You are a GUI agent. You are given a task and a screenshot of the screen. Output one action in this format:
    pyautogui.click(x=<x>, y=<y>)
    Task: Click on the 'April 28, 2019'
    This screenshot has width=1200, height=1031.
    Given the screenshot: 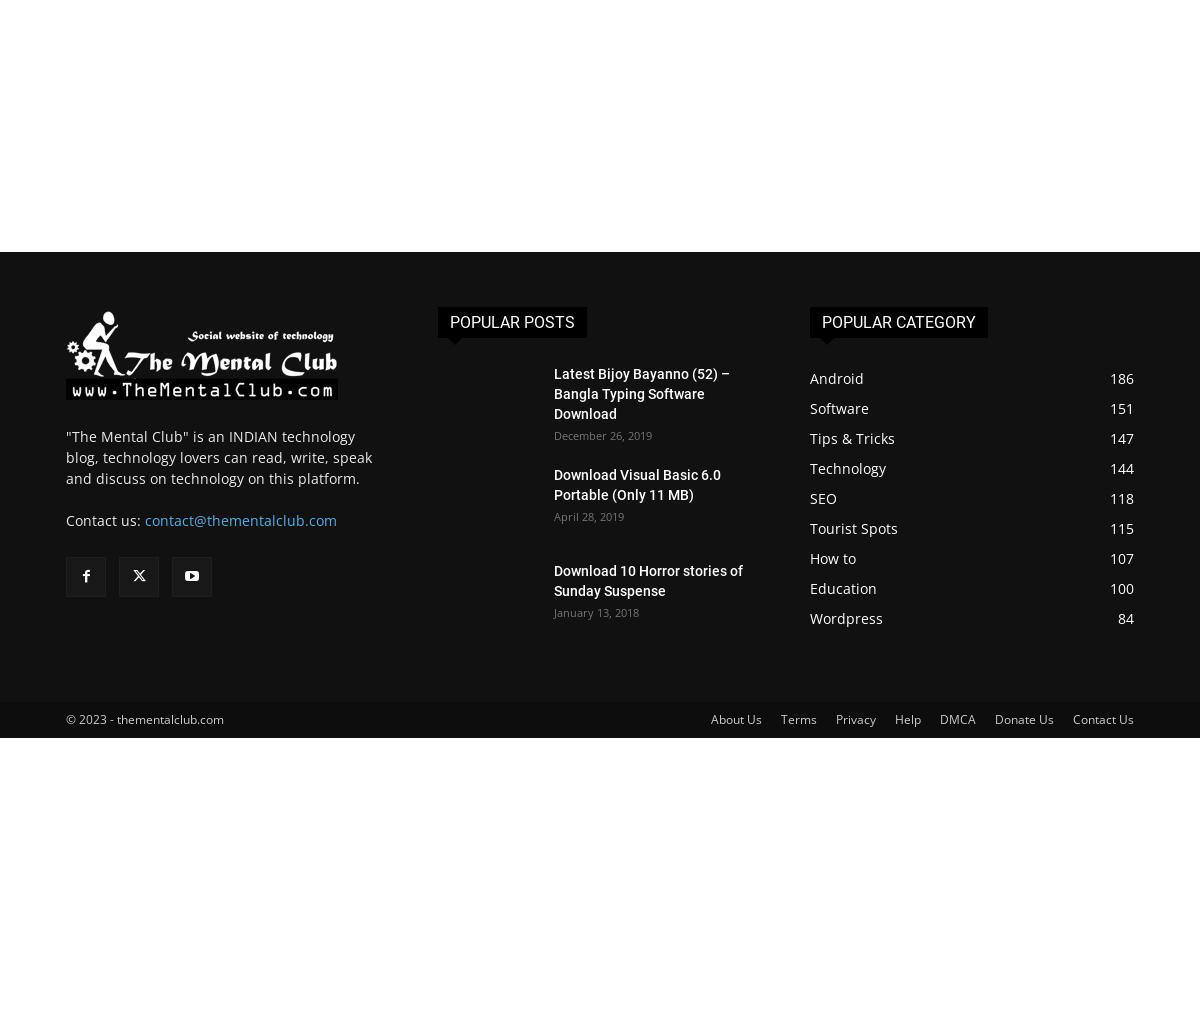 What is the action you would take?
    pyautogui.click(x=587, y=515)
    